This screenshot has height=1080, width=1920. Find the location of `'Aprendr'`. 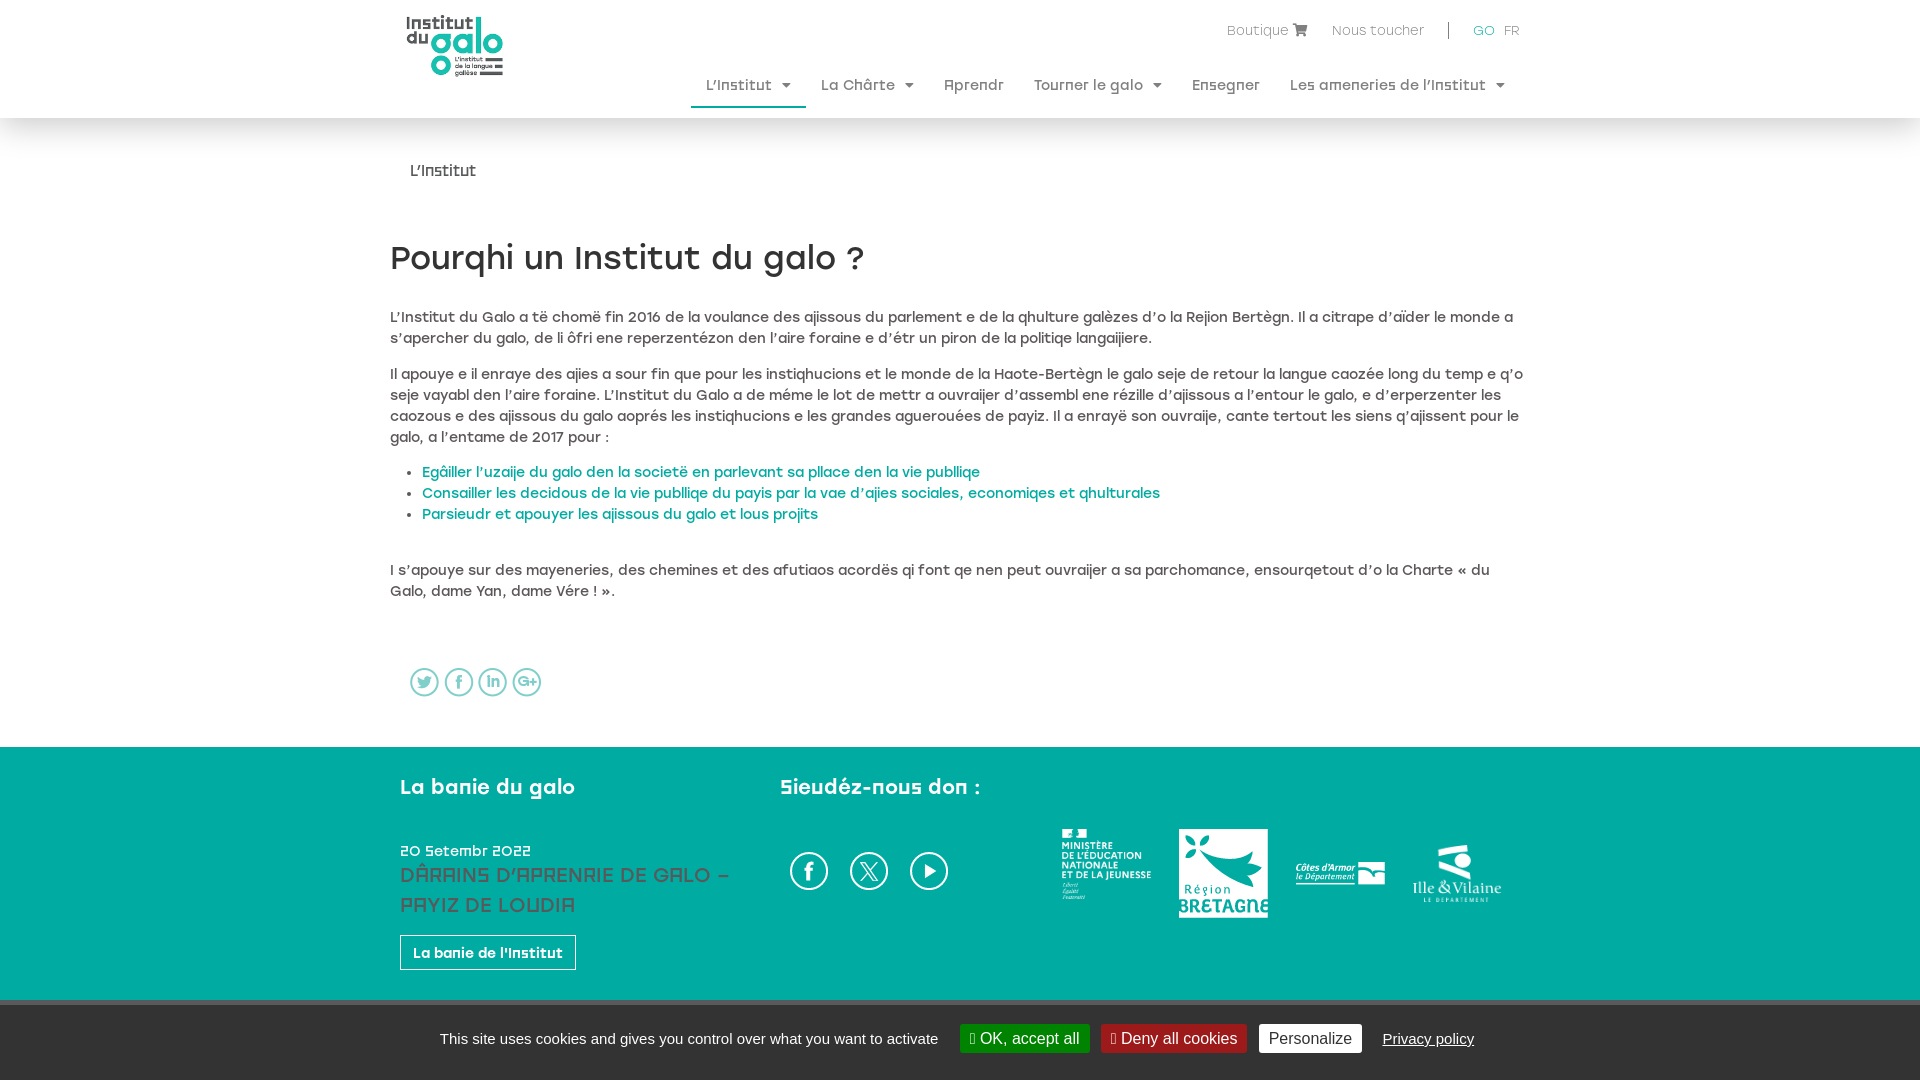

'Aprendr' is located at coordinates (974, 83).